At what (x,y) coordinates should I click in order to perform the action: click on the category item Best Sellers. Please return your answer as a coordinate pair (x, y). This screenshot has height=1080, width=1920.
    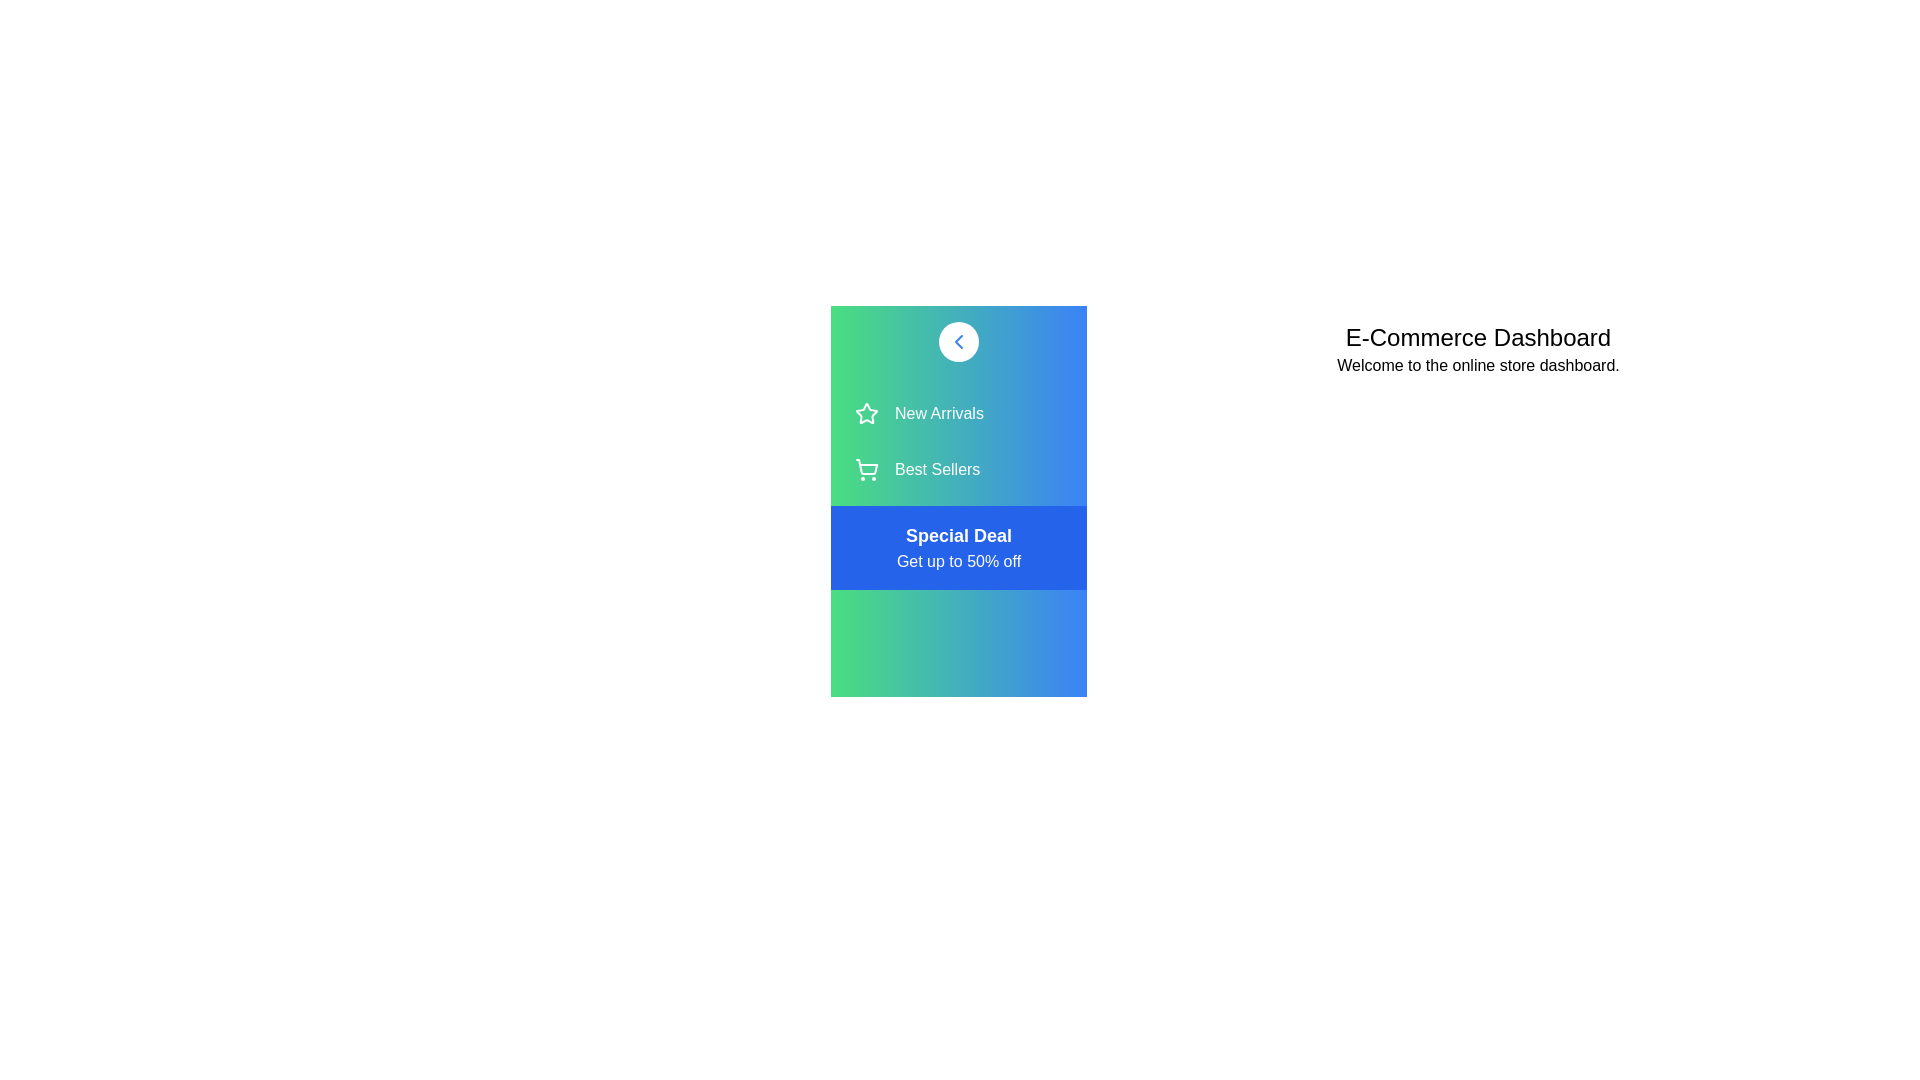
    Looking at the image, I should click on (958, 470).